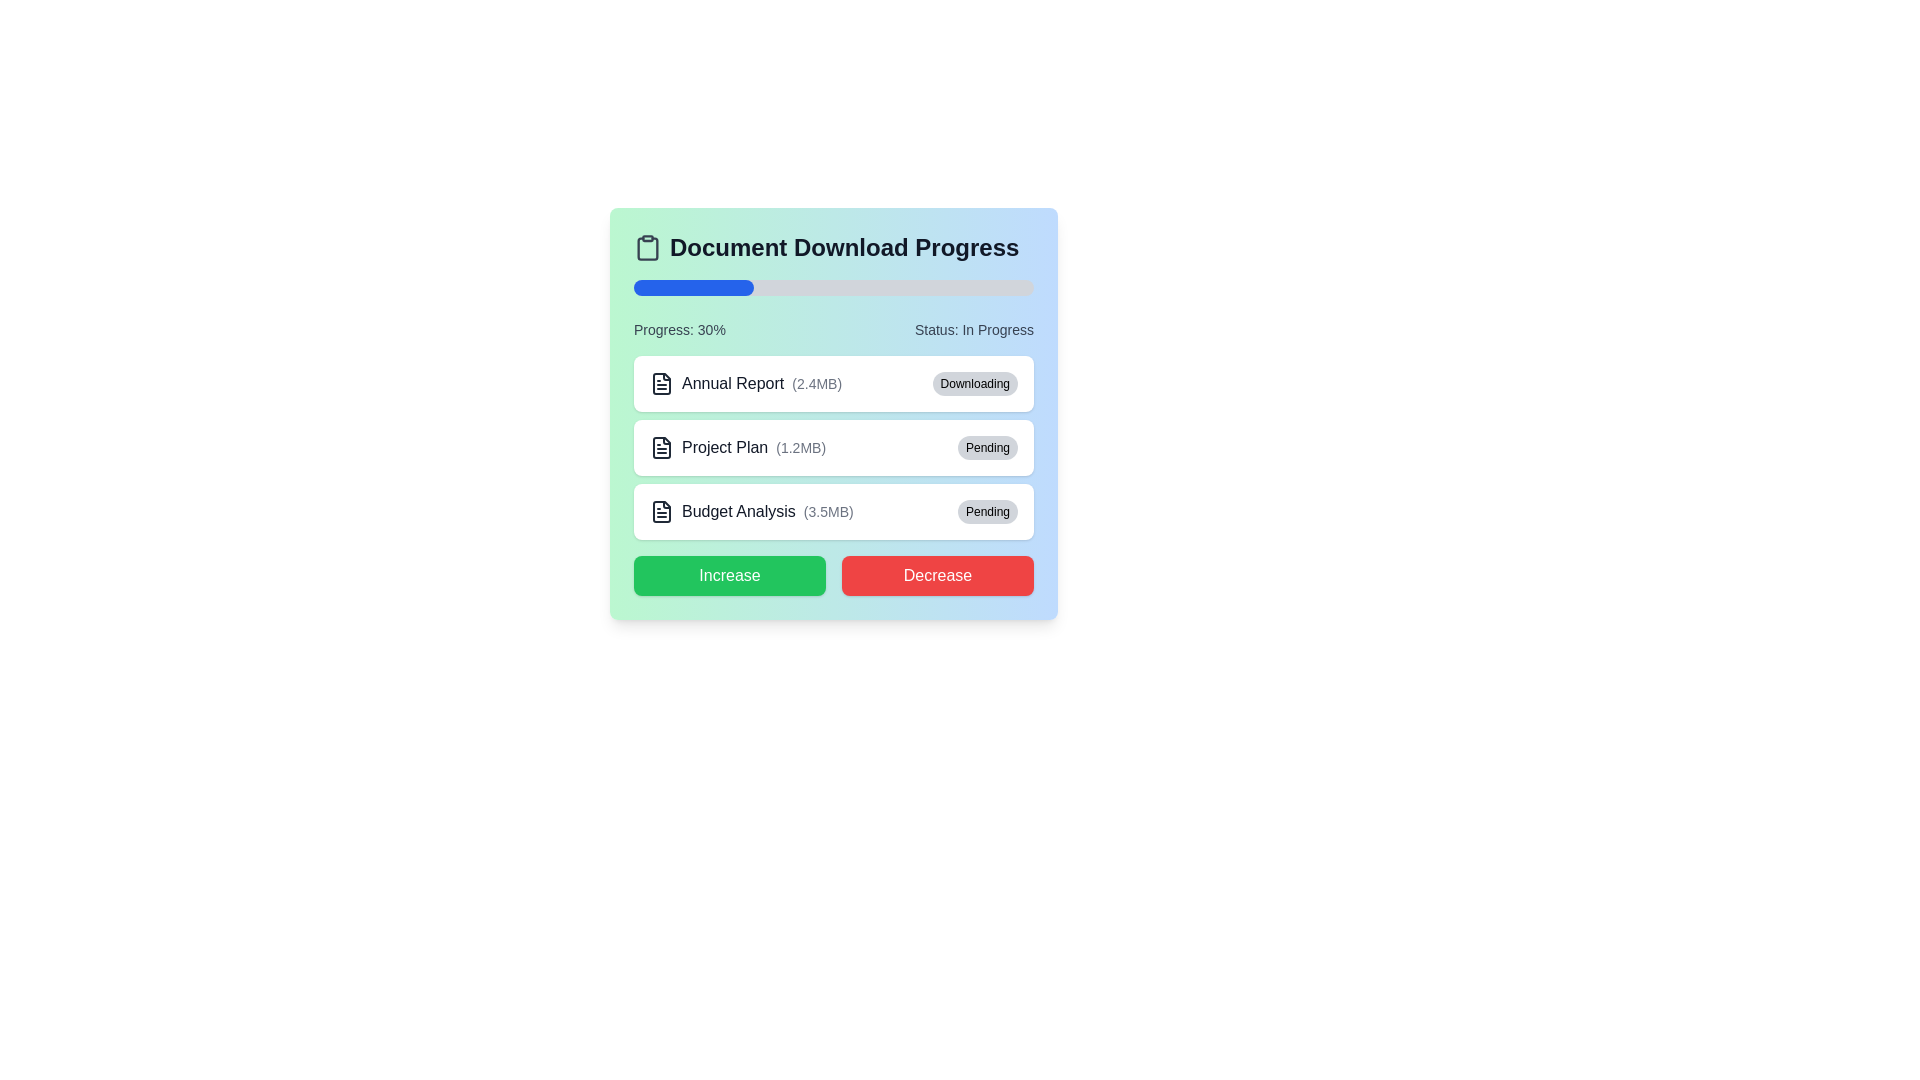  I want to click on text label indicating the title or name of a downloadable document located below 'Annual Report (2.4MB)' and above 'Budget Analysis (3.5MB)', so click(724, 446).